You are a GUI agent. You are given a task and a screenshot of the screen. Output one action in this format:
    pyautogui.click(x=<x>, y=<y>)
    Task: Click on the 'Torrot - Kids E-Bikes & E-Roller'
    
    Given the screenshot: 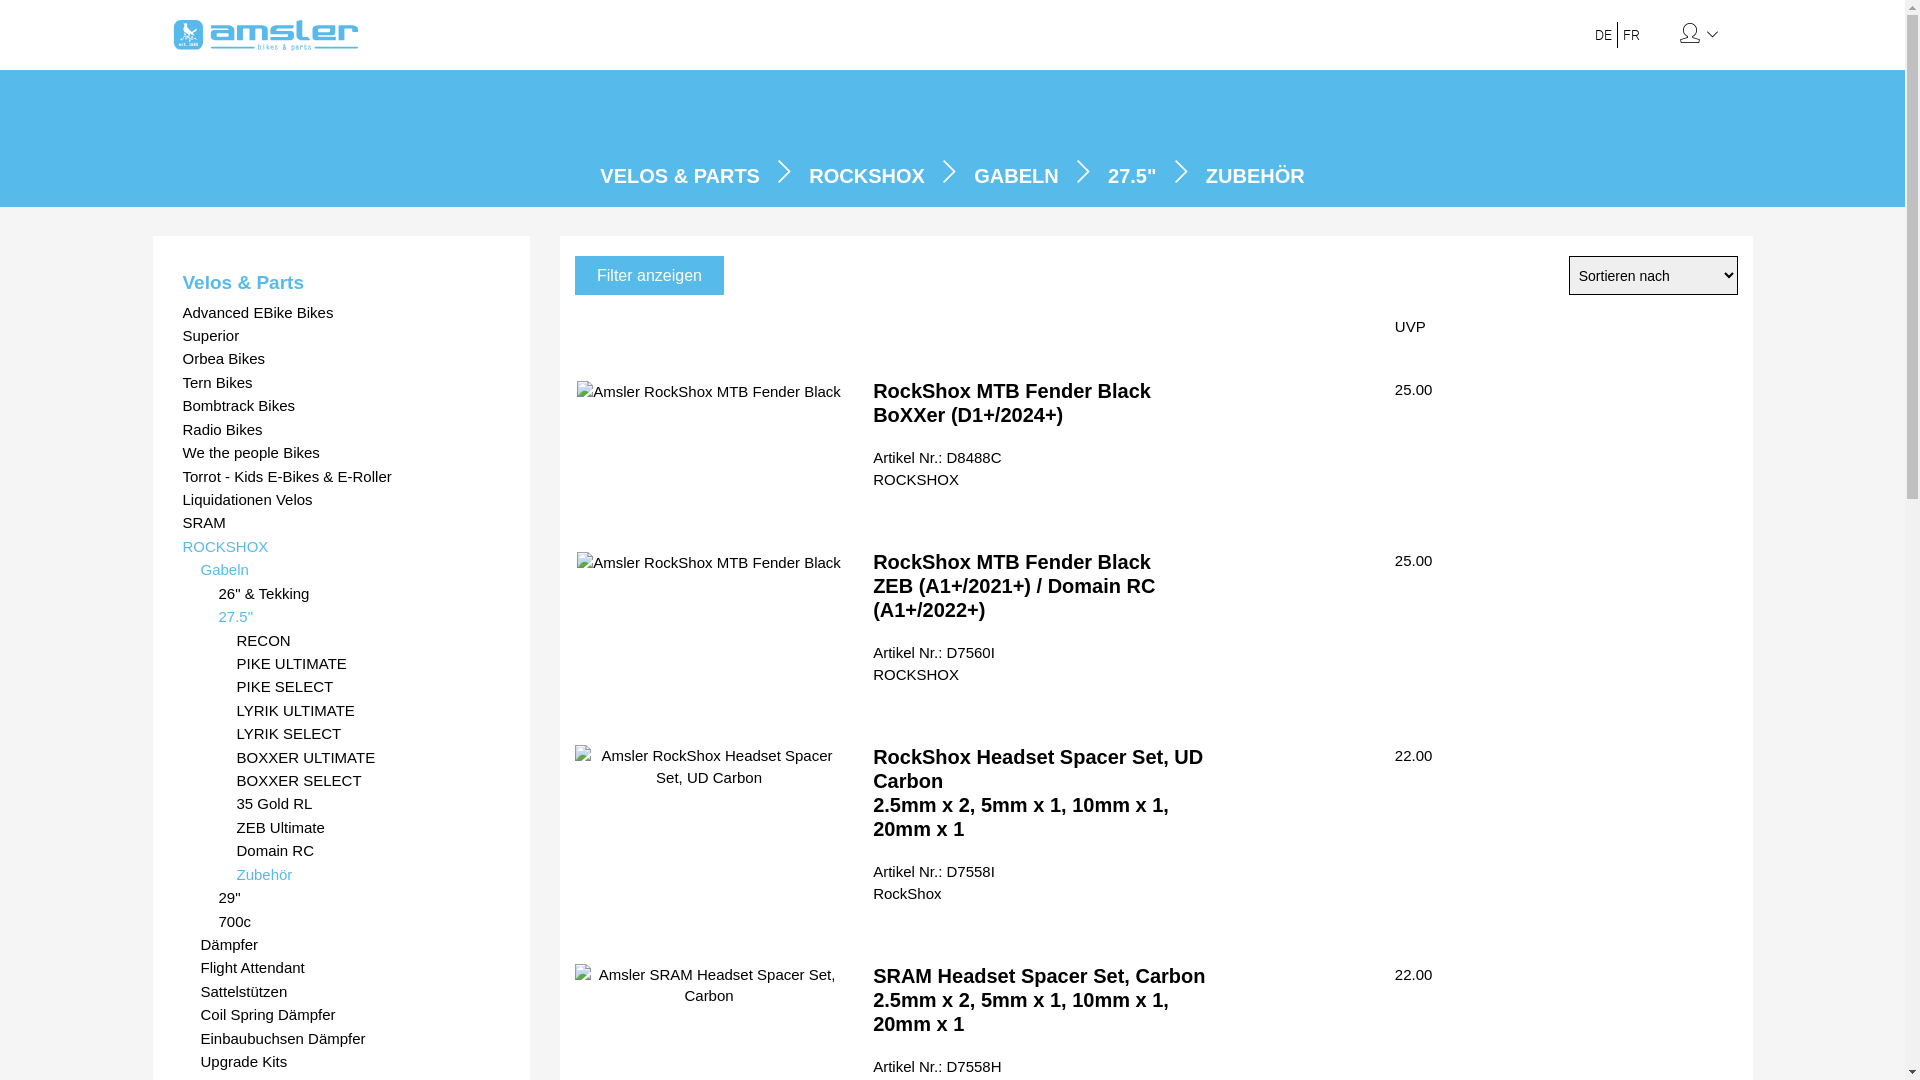 What is the action you would take?
    pyautogui.click(x=340, y=476)
    